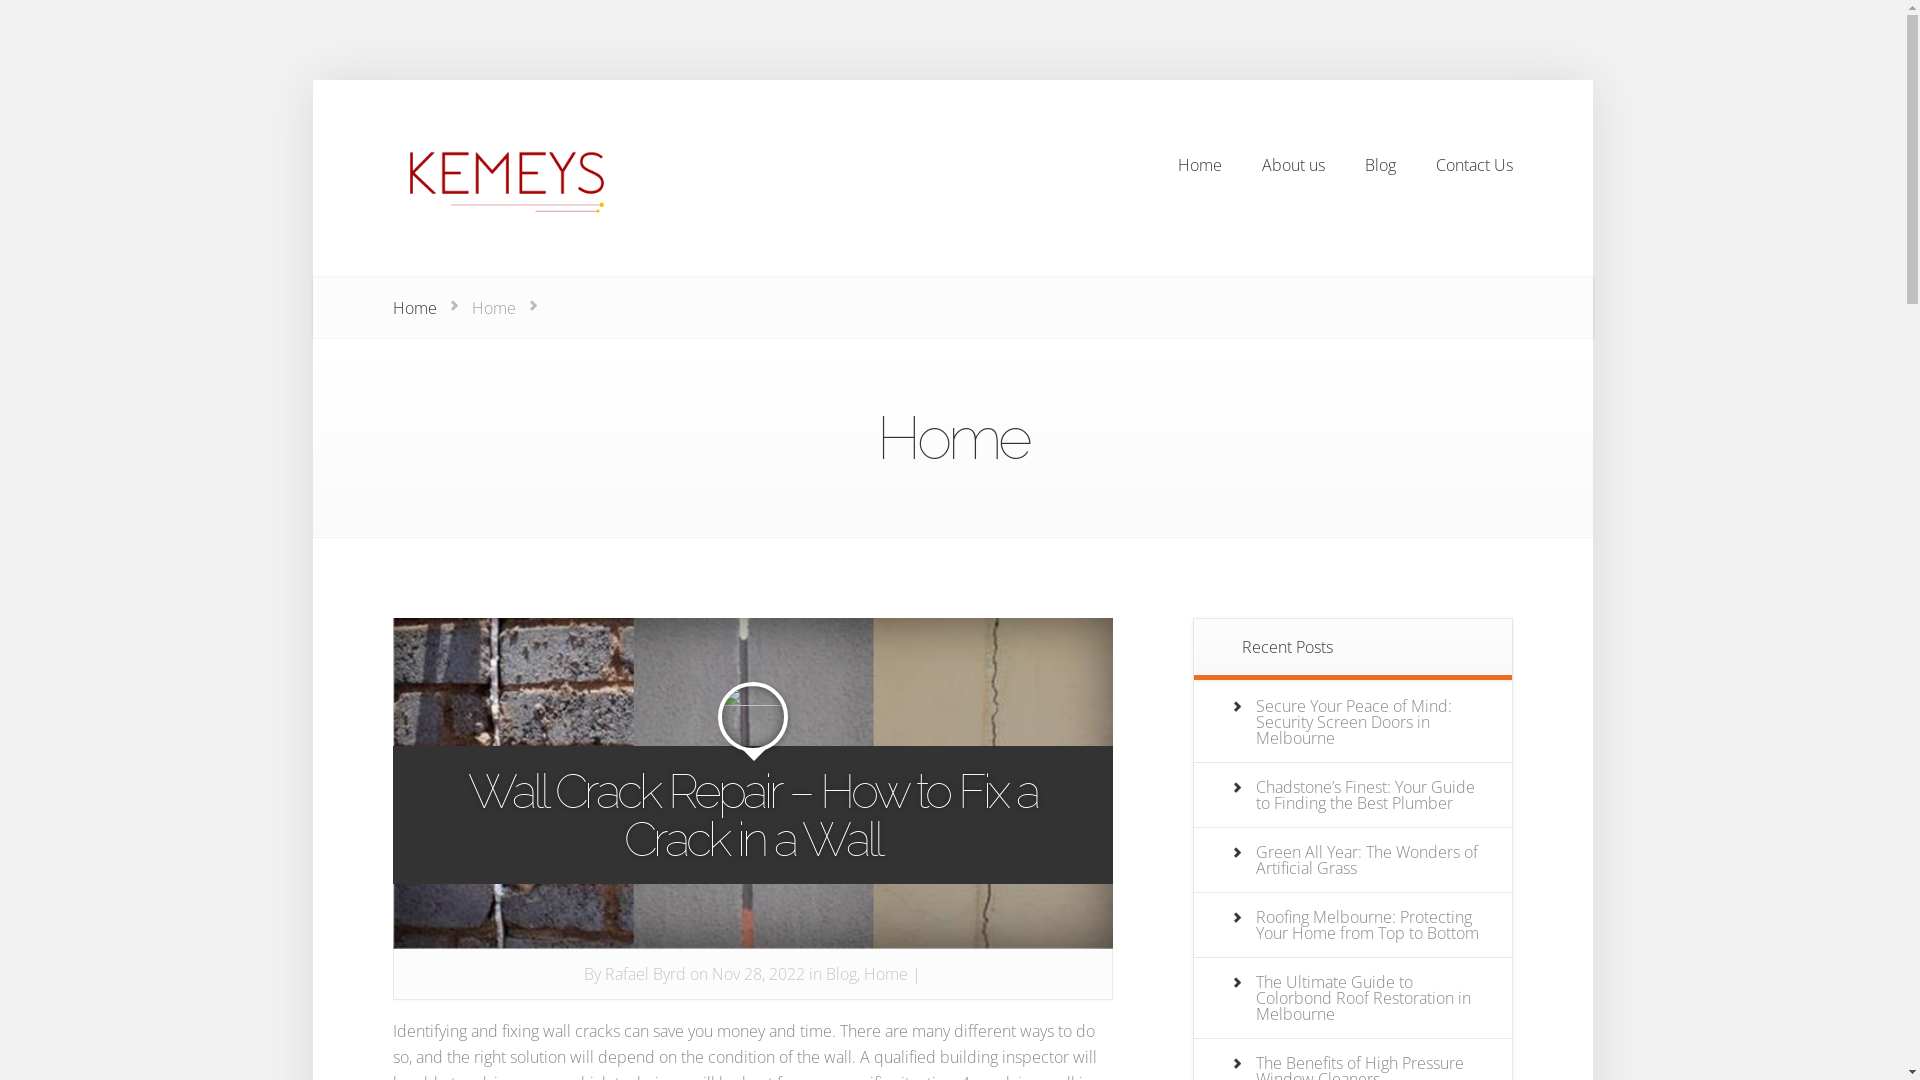 The width and height of the screenshot is (1920, 1080). Describe the element at coordinates (1378, 164) in the screenshot. I see `'Blog'` at that location.